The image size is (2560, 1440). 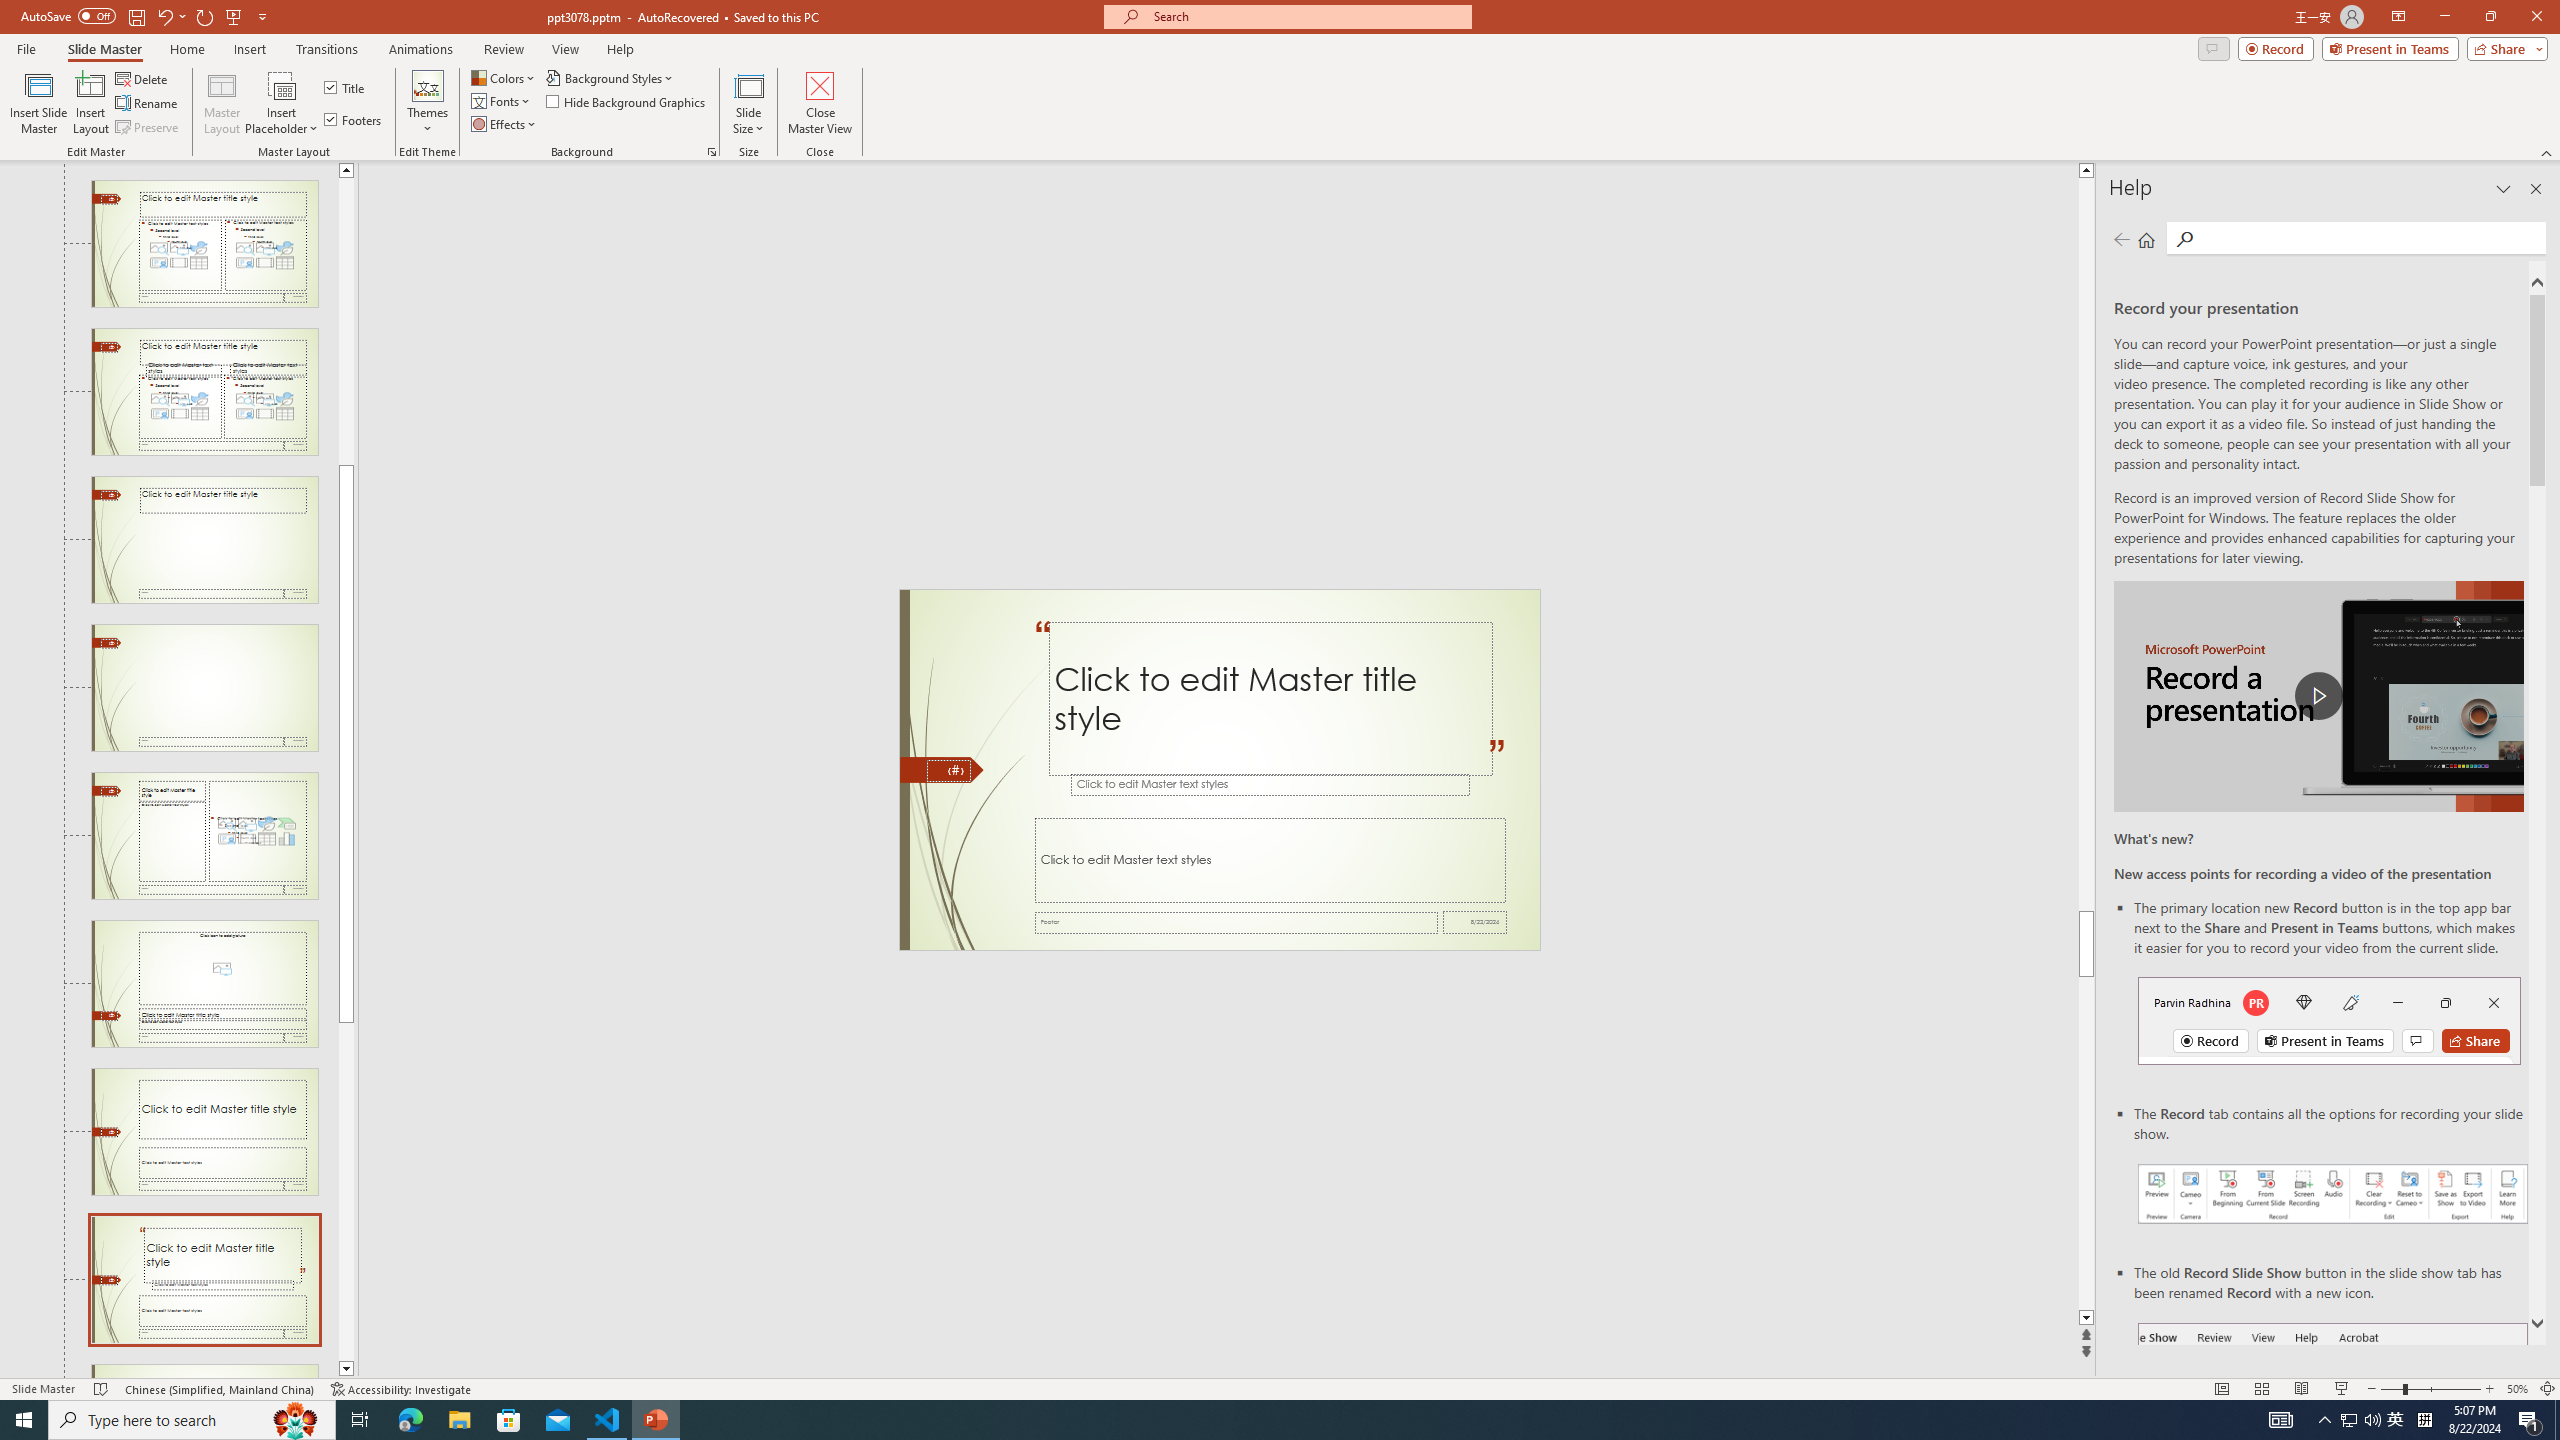 I want to click on 'Line up', so click(x=346, y=168).